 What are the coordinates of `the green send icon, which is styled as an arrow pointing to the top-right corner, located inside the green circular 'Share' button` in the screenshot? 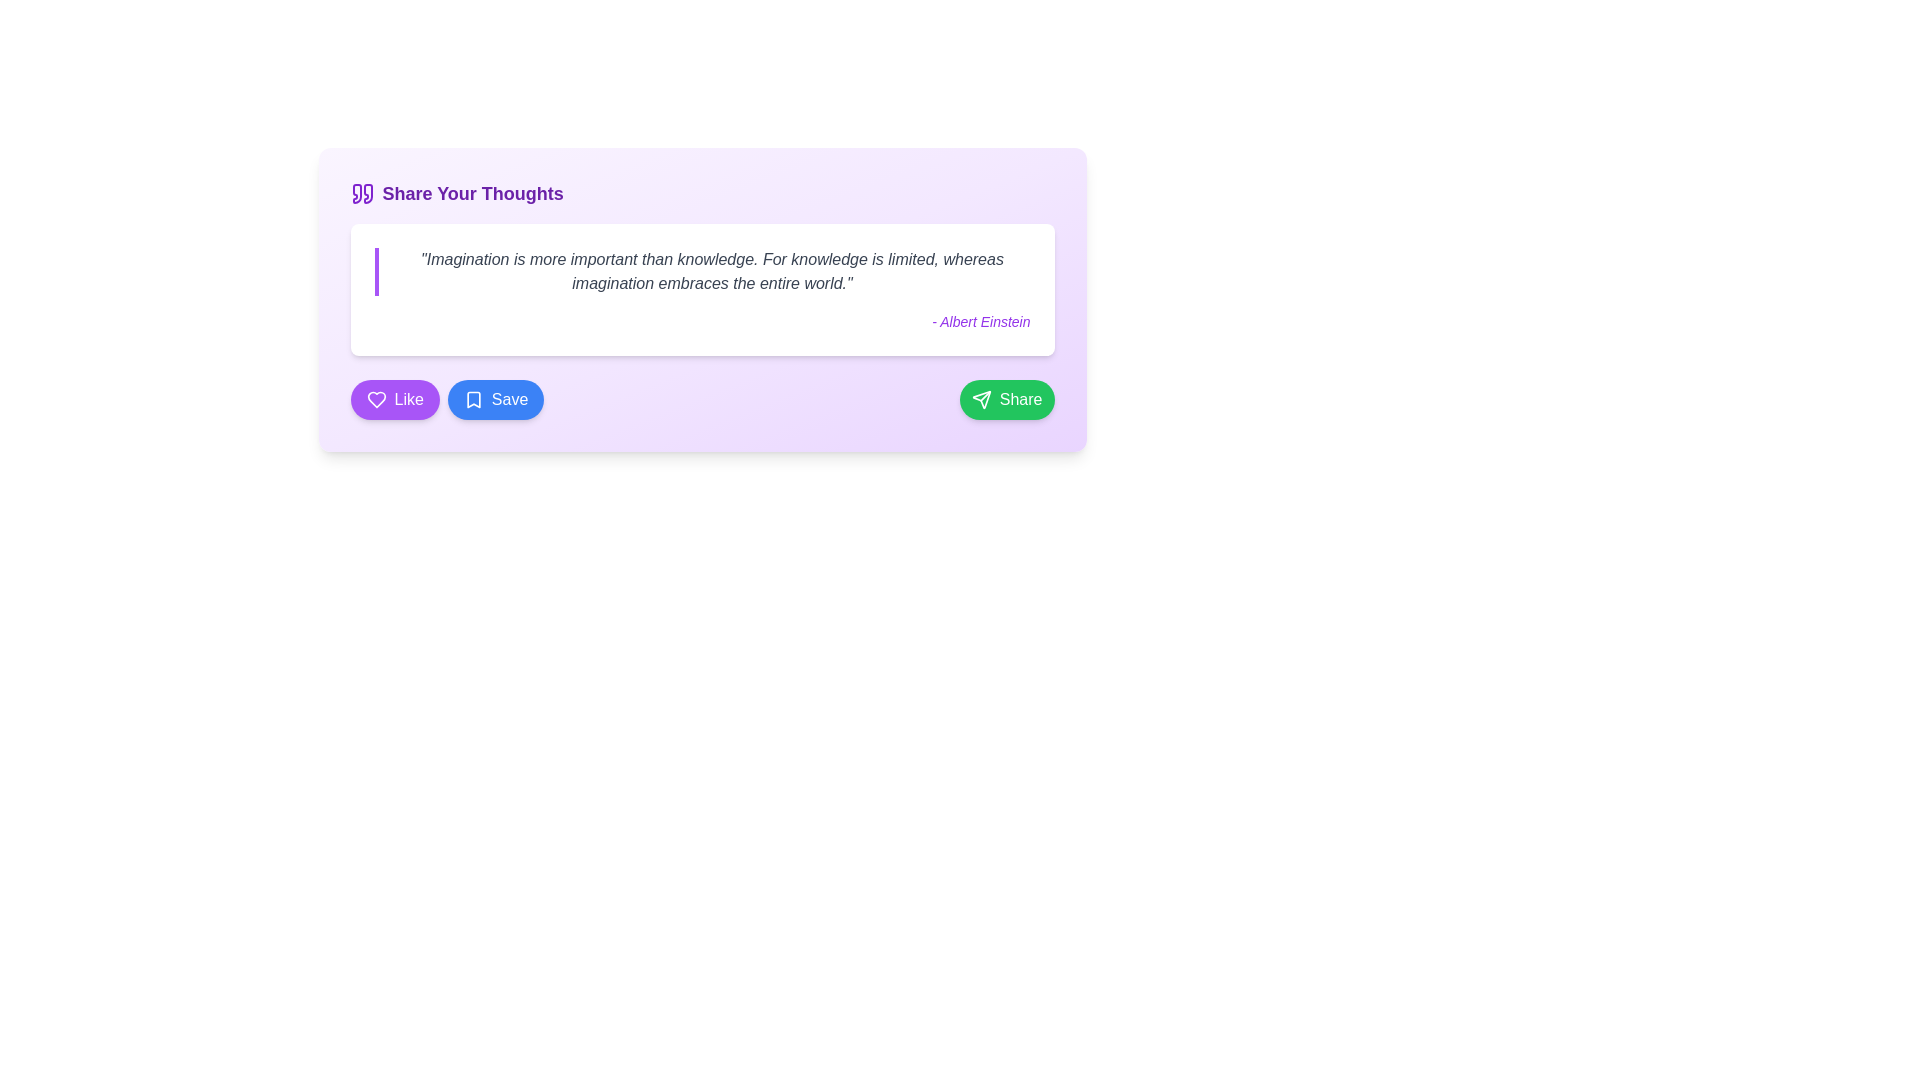 It's located at (981, 400).